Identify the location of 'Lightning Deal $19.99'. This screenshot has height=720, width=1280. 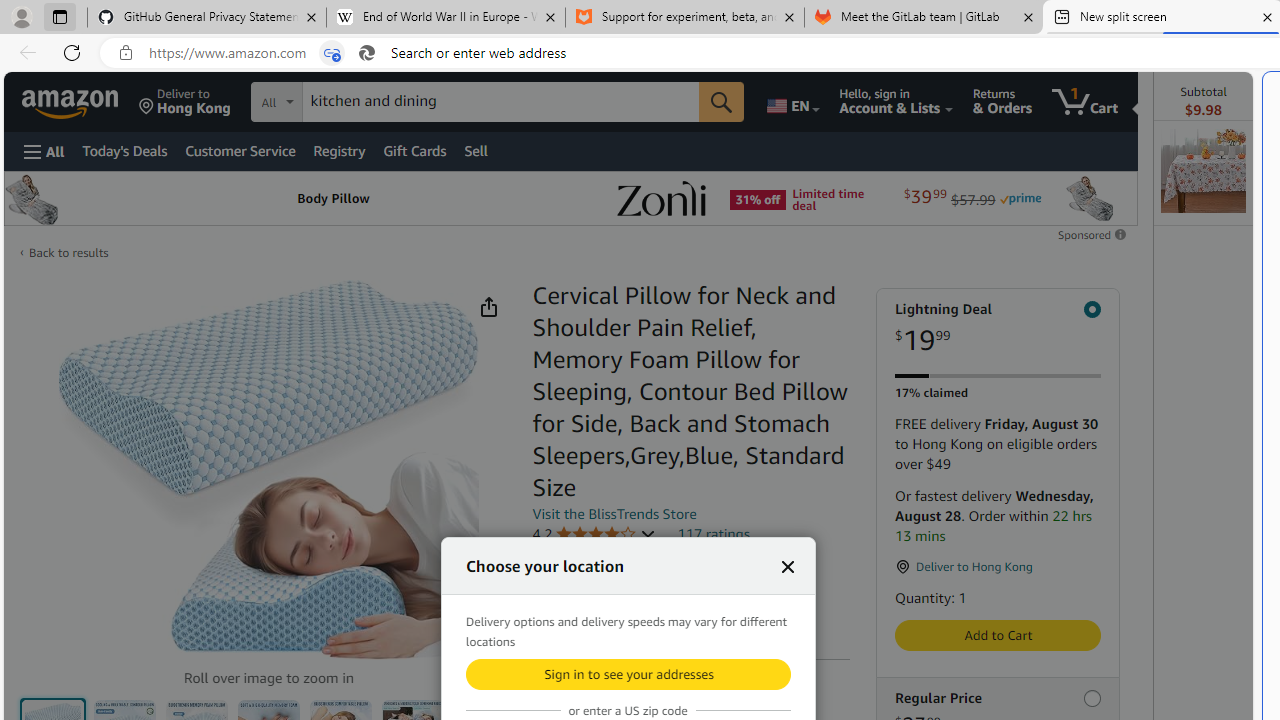
(997, 327).